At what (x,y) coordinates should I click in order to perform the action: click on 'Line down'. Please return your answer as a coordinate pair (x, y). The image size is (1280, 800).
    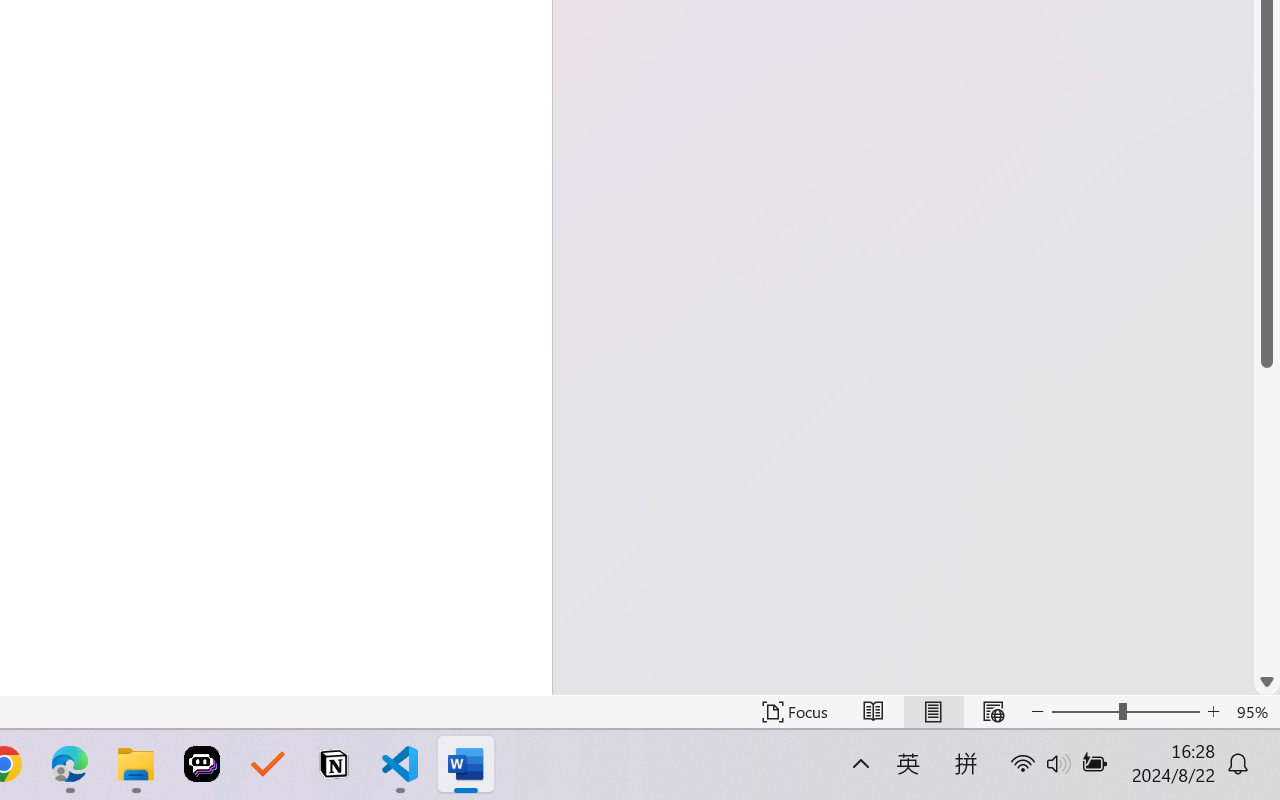
    Looking at the image, I should click on (1266, 682).